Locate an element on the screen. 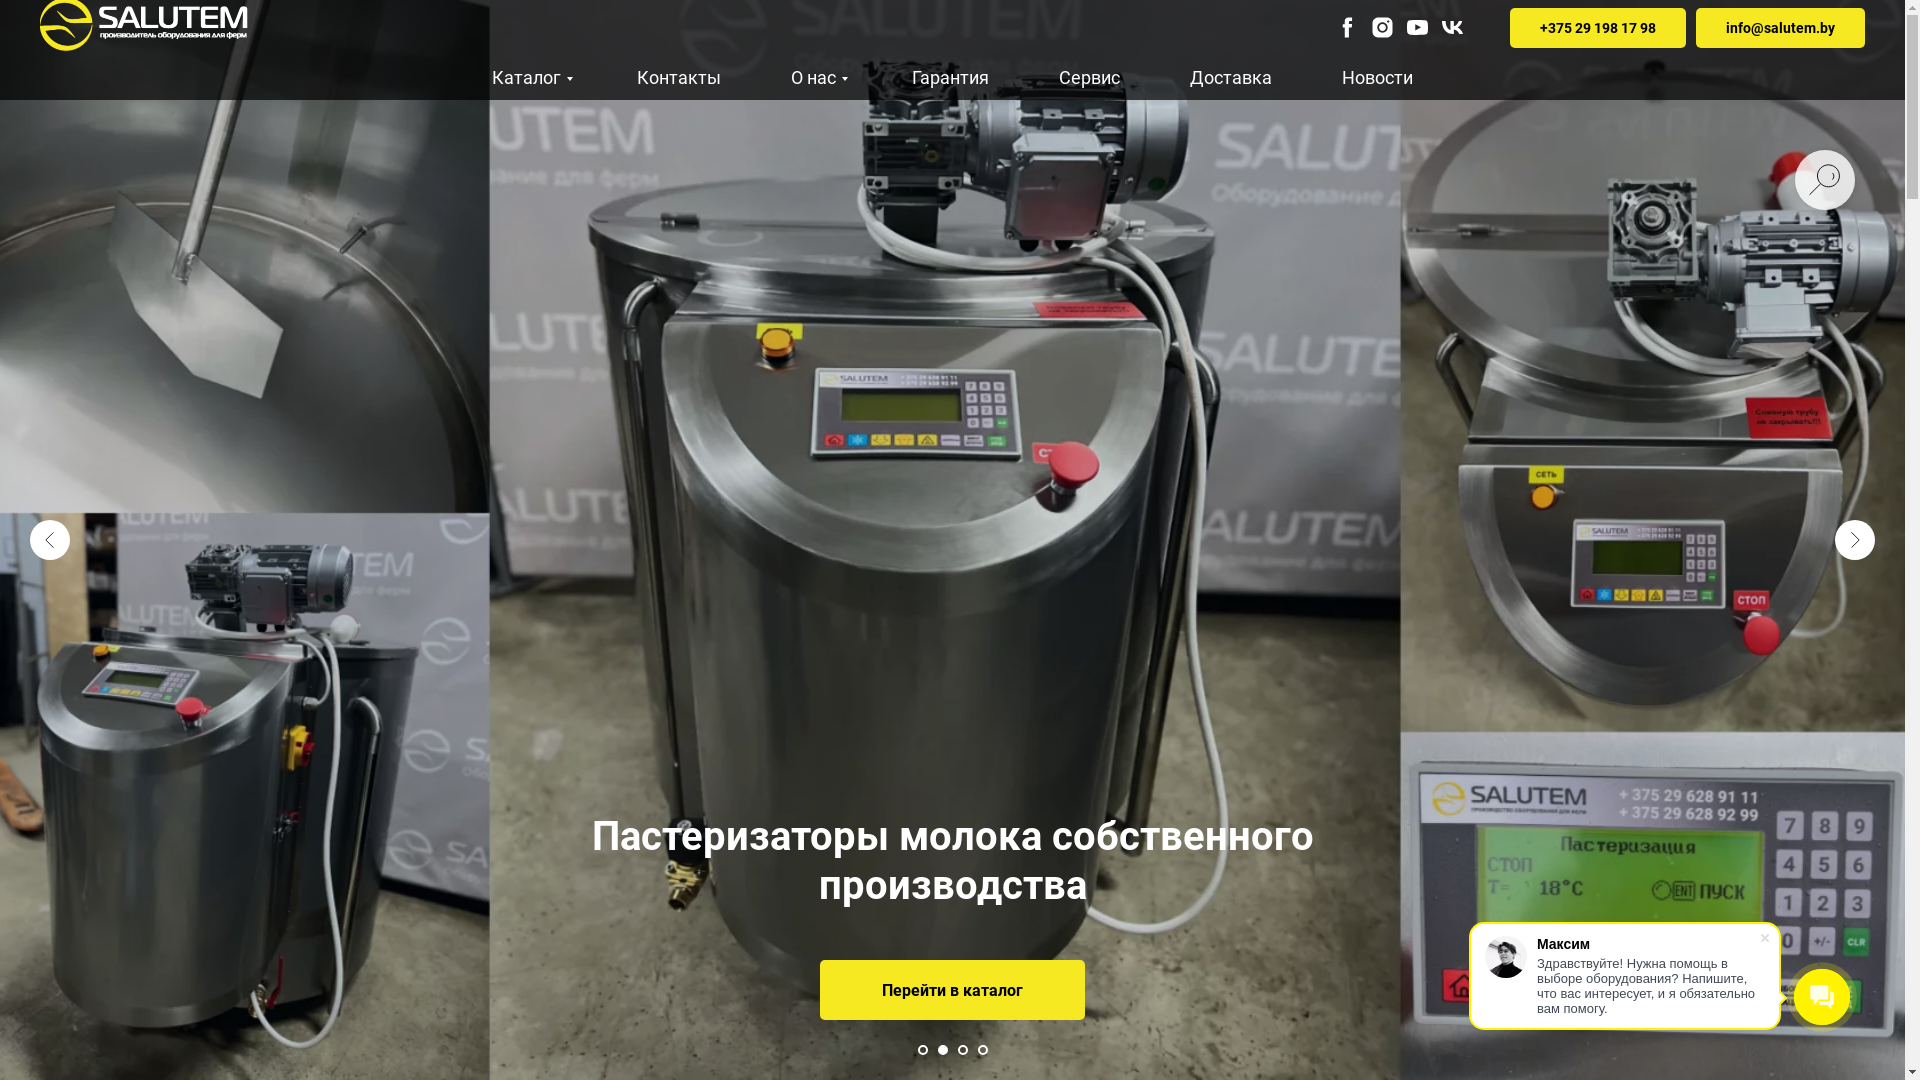 This screenshot has height=1080, width=1920. 'info@salutem.by' is located at coordinates (1780, 27).